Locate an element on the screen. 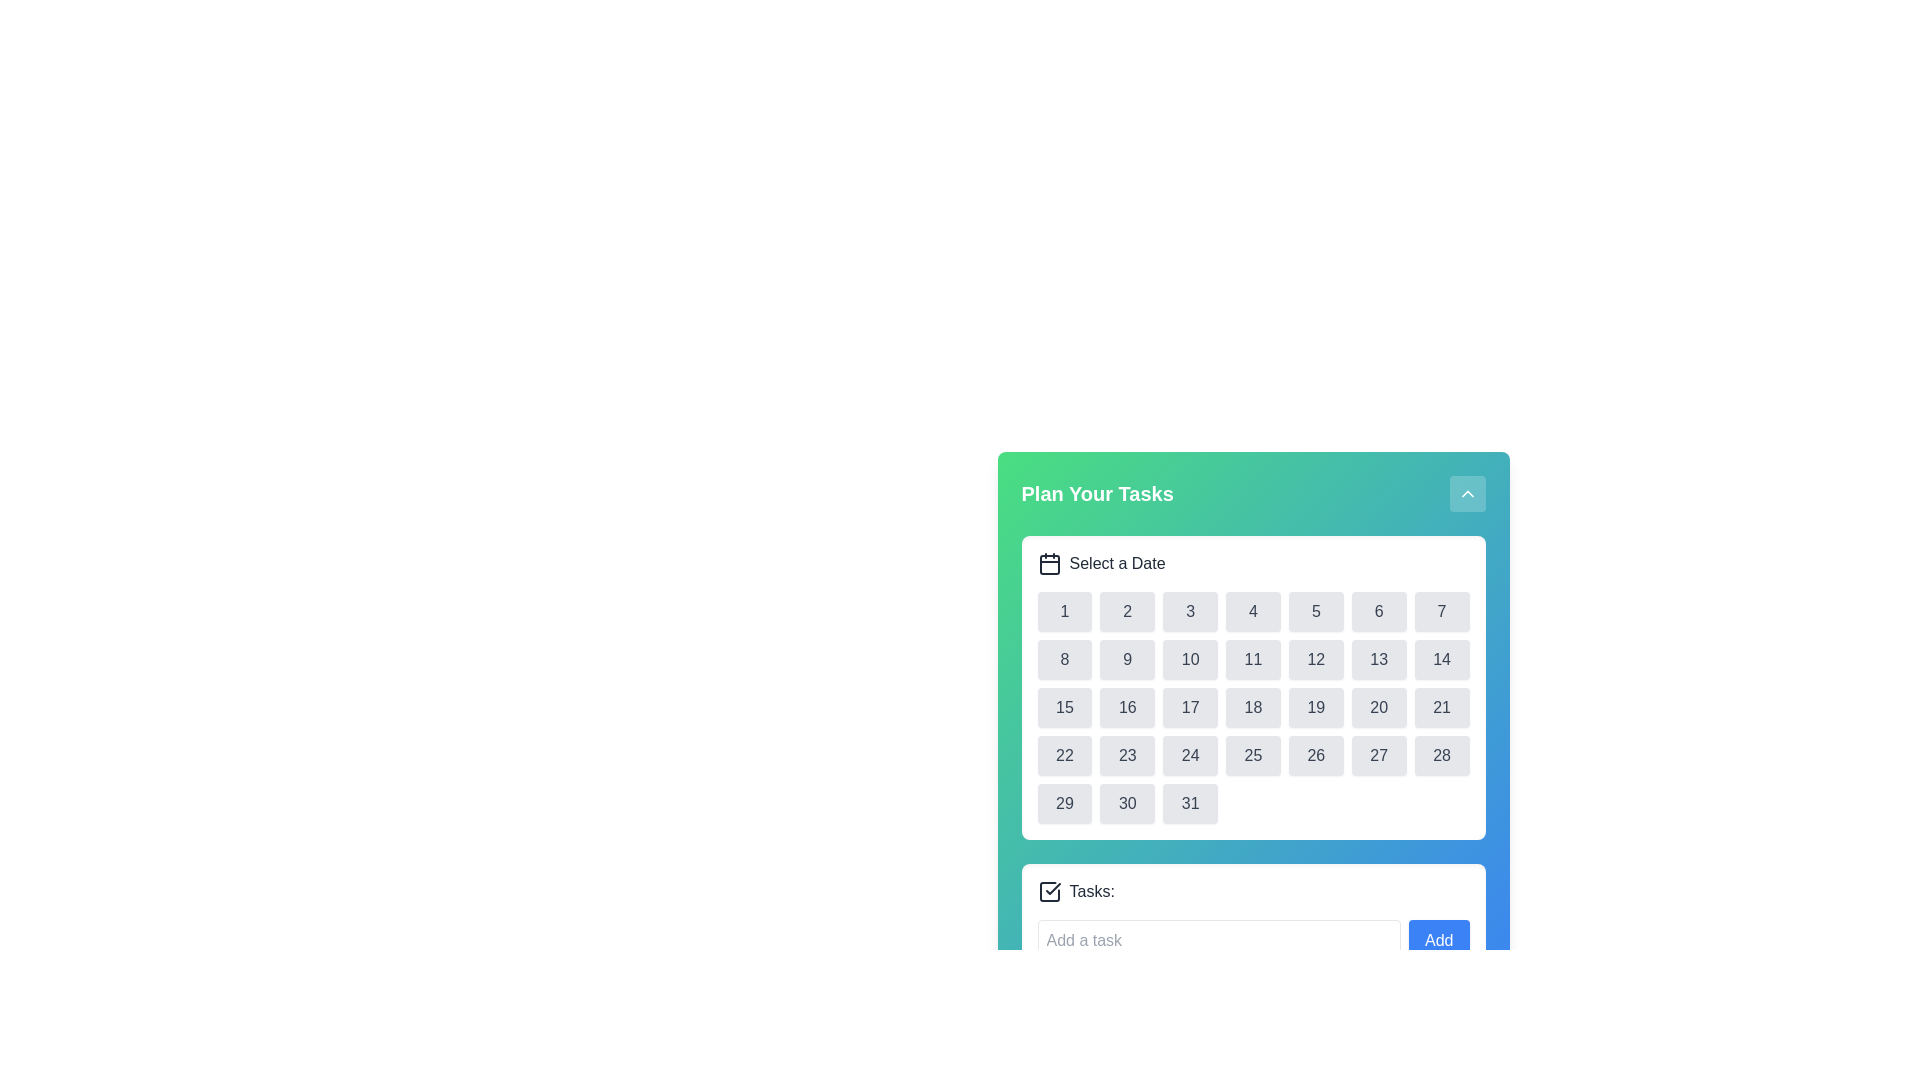  the small rectangular button with rounded corners that has the text '11' in the second row and fourth column of the calendar grid is located at coordinates (1252, 659).